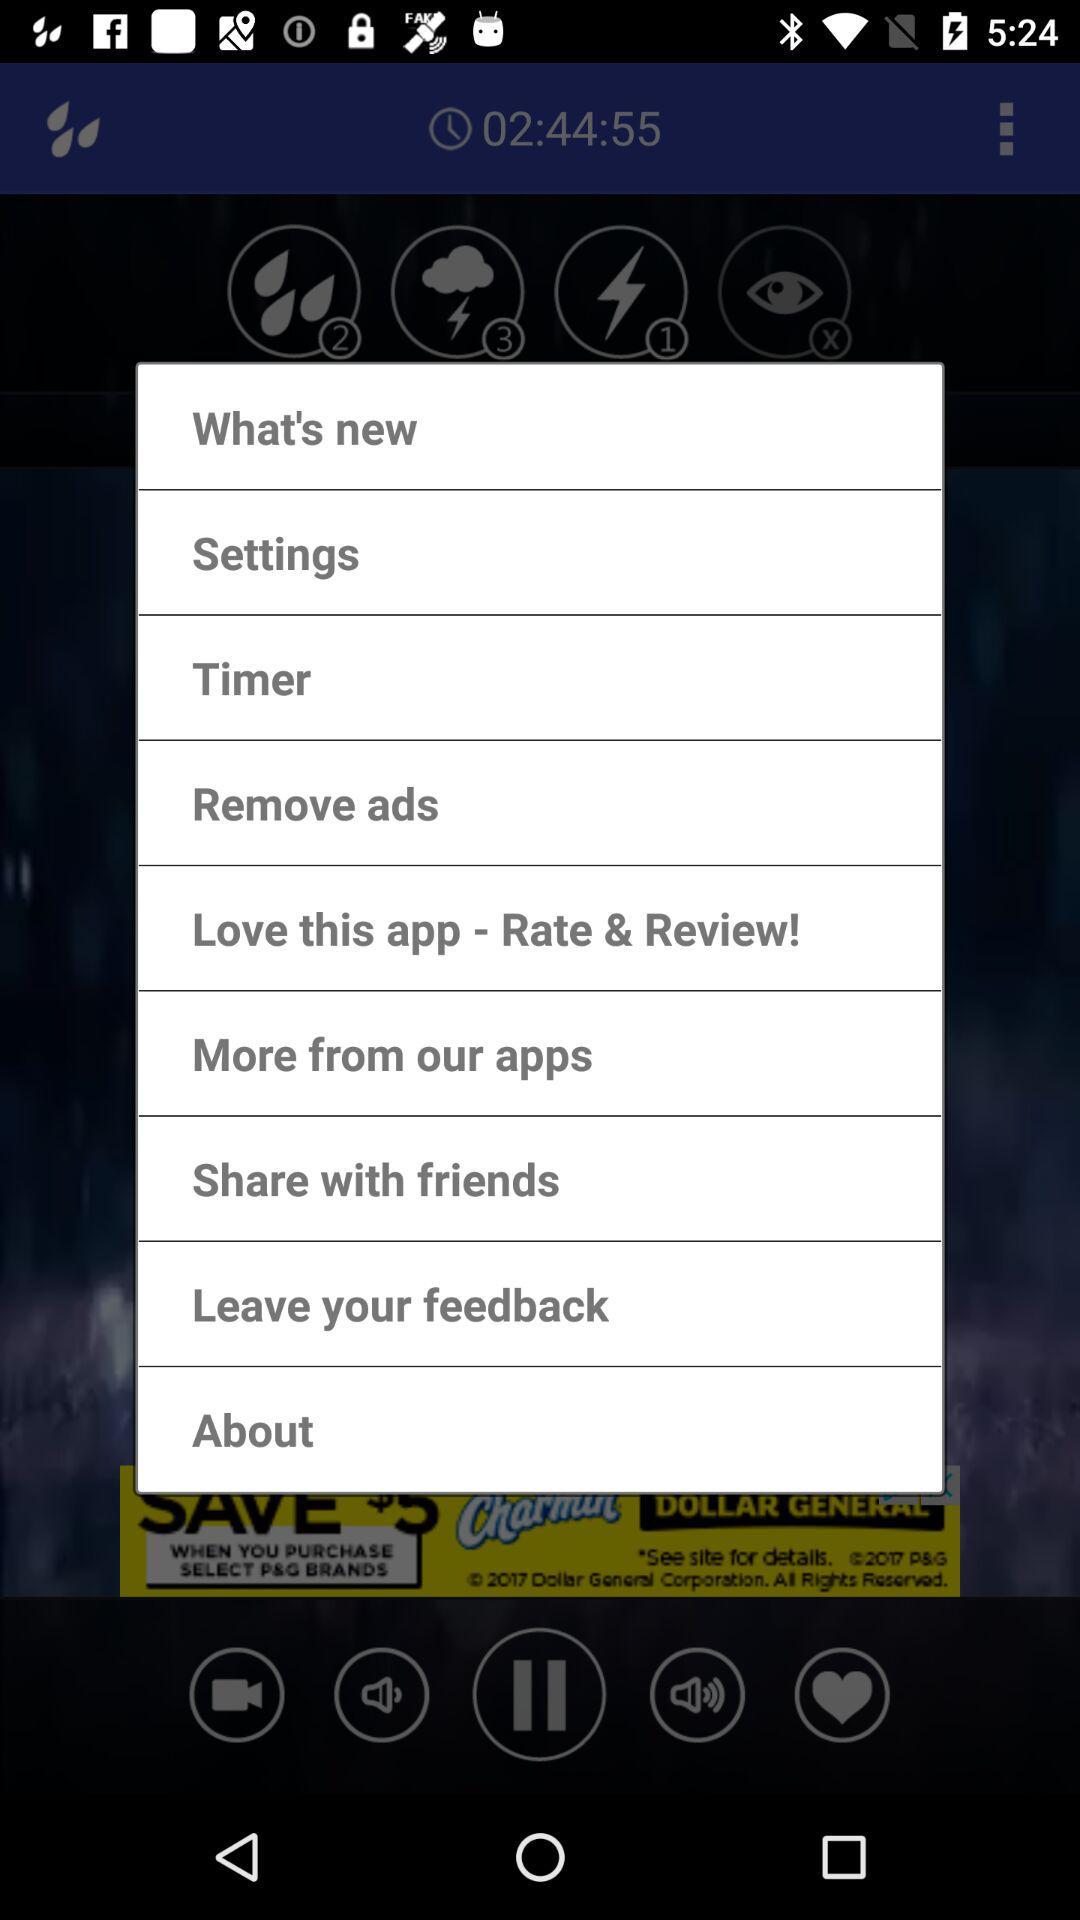  I want to click on app above remove ads, so click(230, 677).